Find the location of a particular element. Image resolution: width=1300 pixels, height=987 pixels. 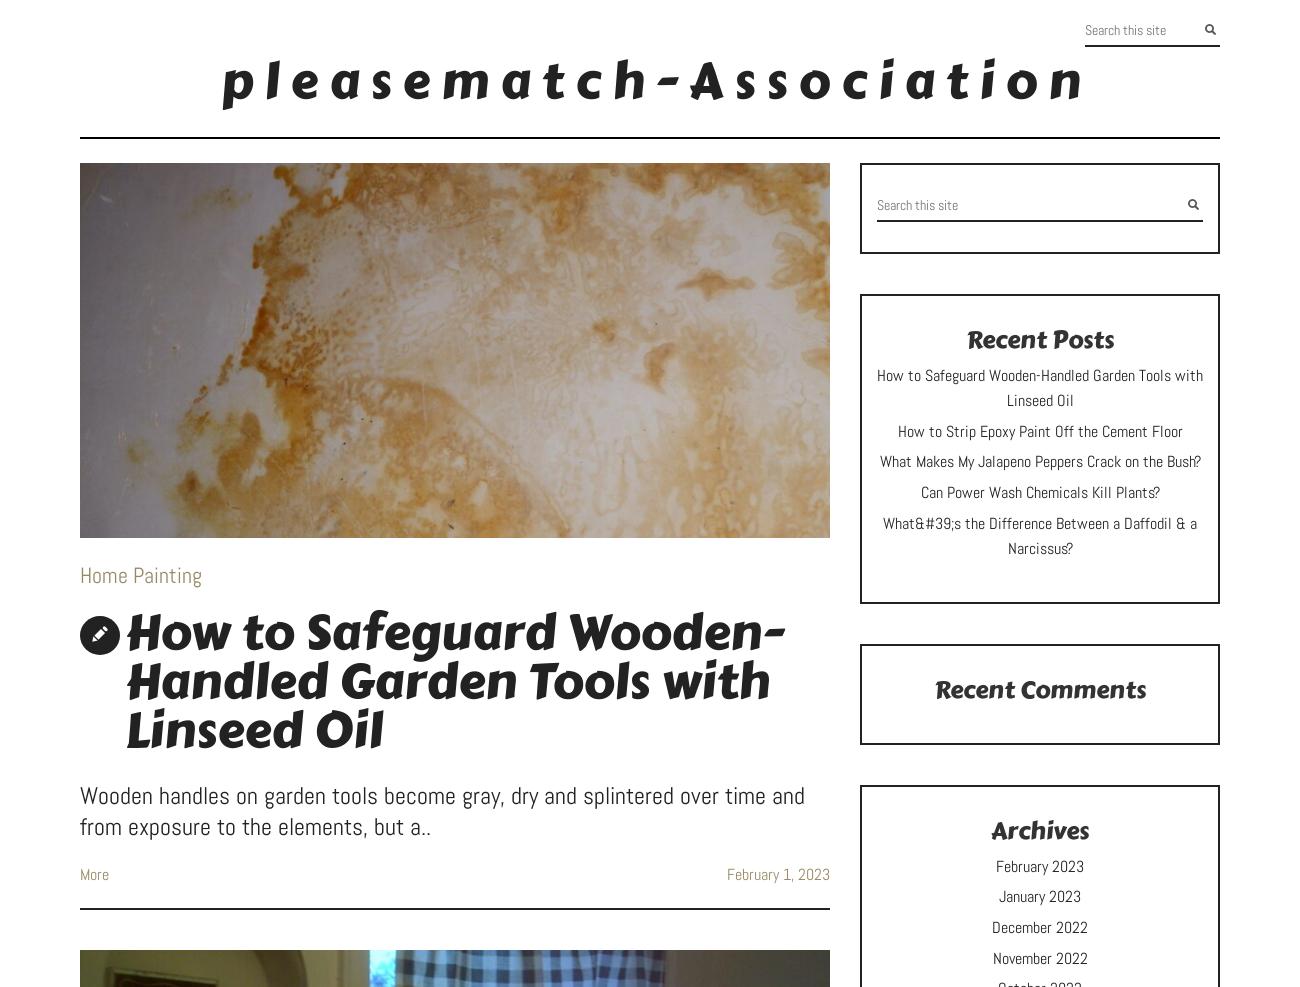

'p l e a s e m a t c h   -   A s s o c i a t i o n' is located at coordinates (649, 81).